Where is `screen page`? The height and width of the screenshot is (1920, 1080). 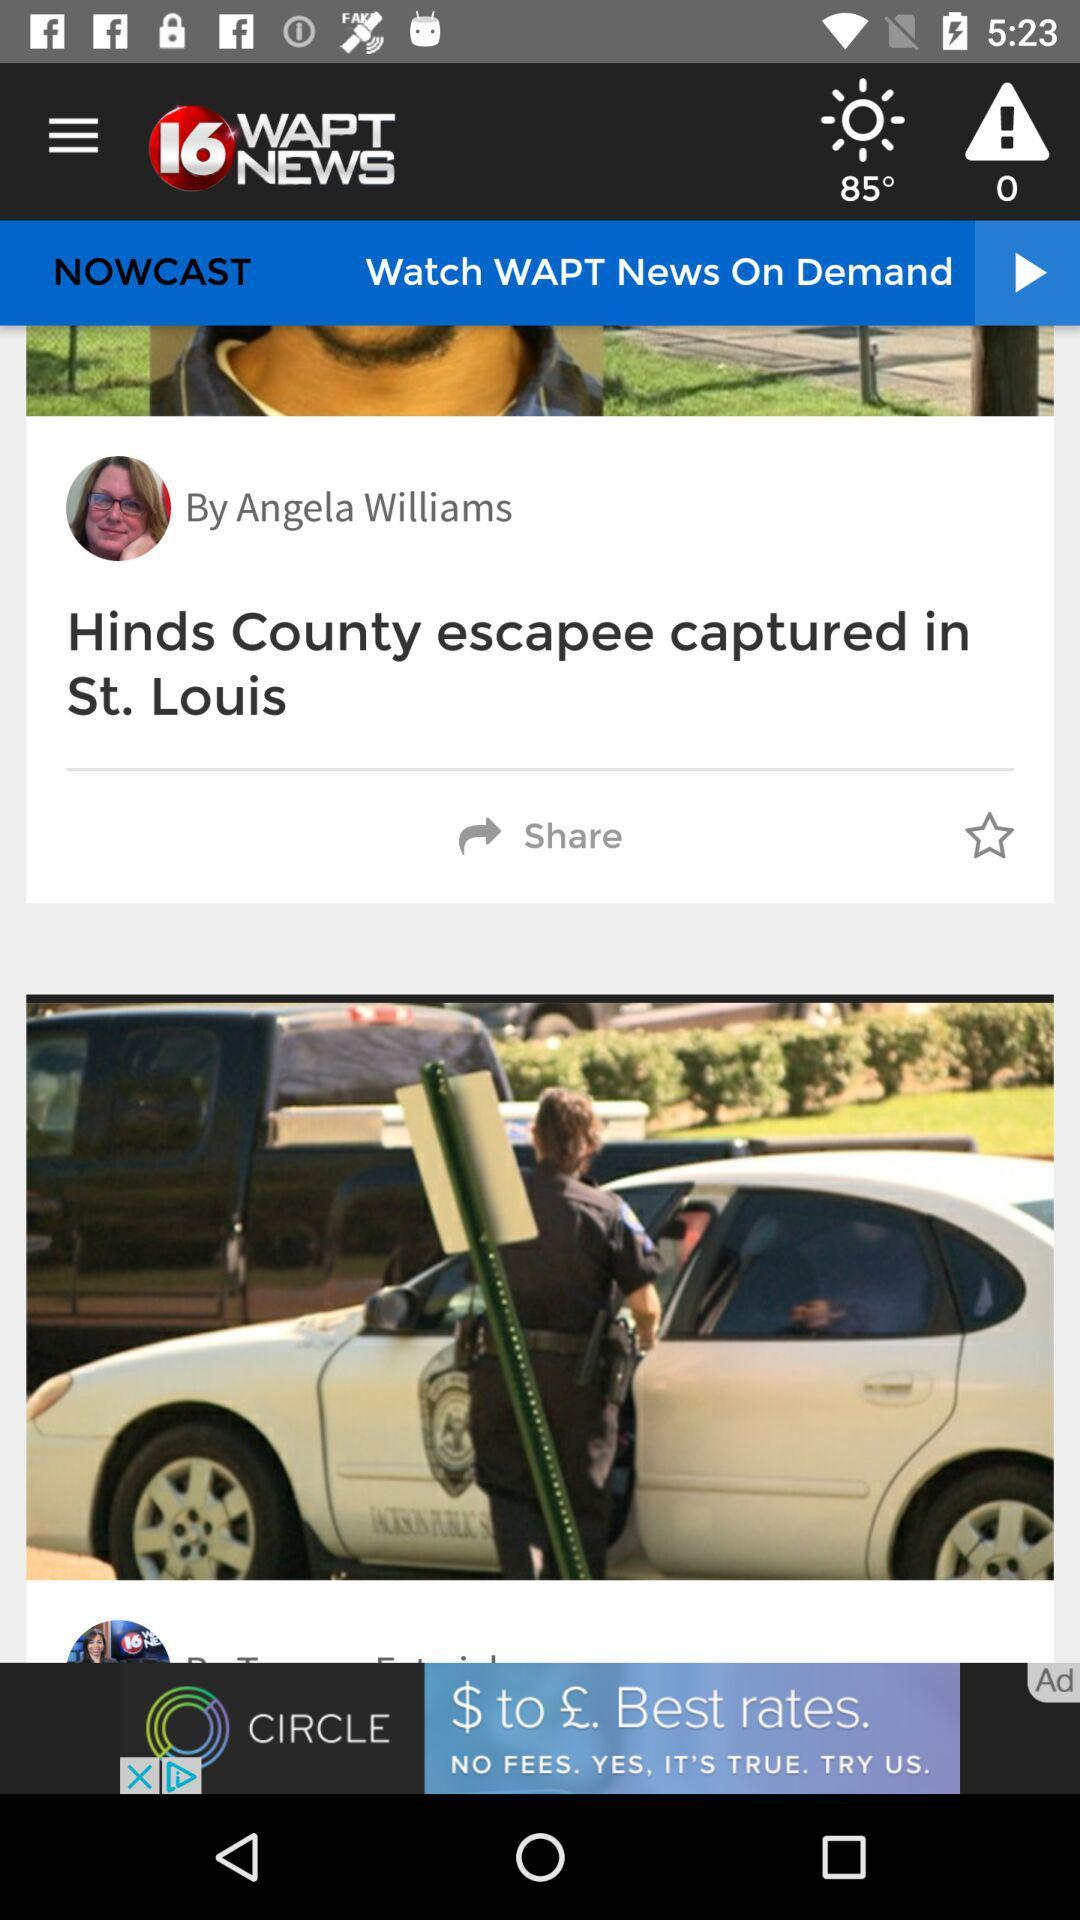 screen page is located at coordinates (540, 1727).